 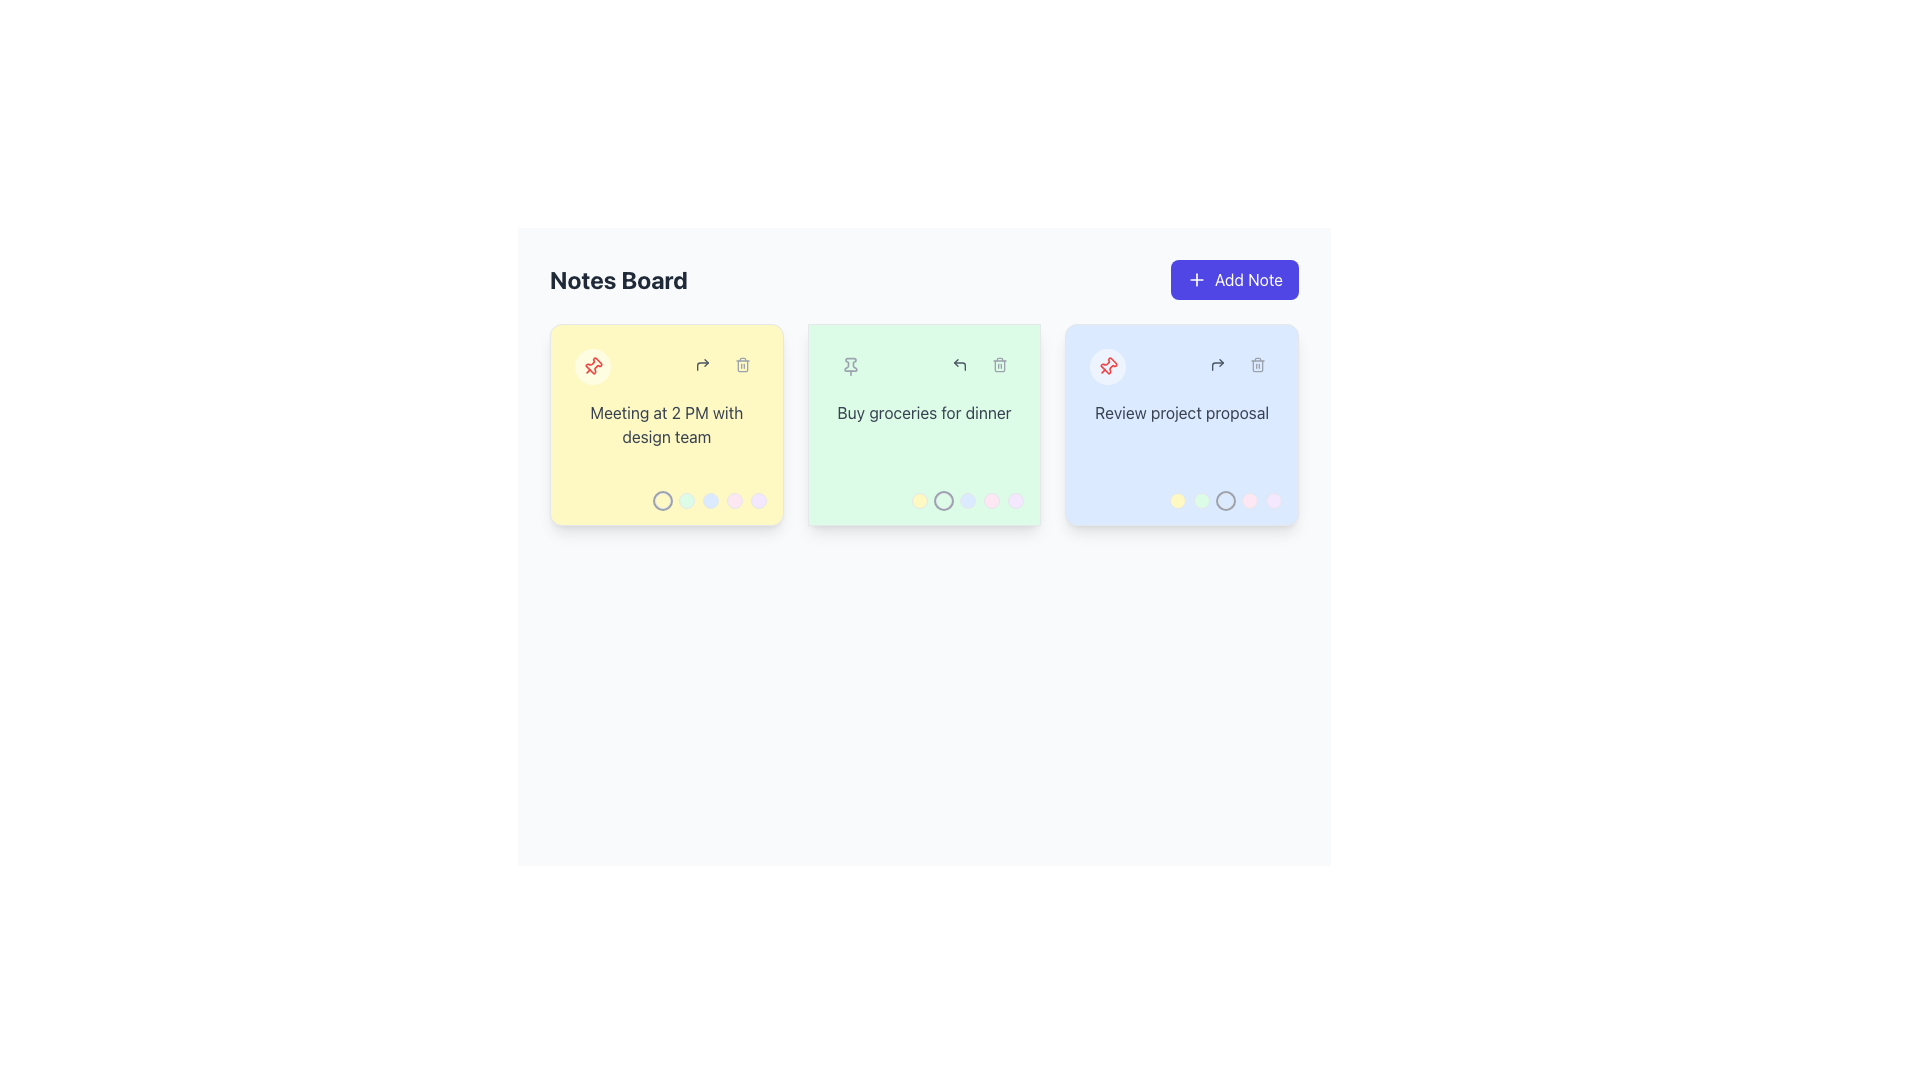 I want to click on the circular interactive icon button with a red push pin icon located at the top-left corner of the blue note card titled 'Review project proposal', so click(x=1107, y=366).